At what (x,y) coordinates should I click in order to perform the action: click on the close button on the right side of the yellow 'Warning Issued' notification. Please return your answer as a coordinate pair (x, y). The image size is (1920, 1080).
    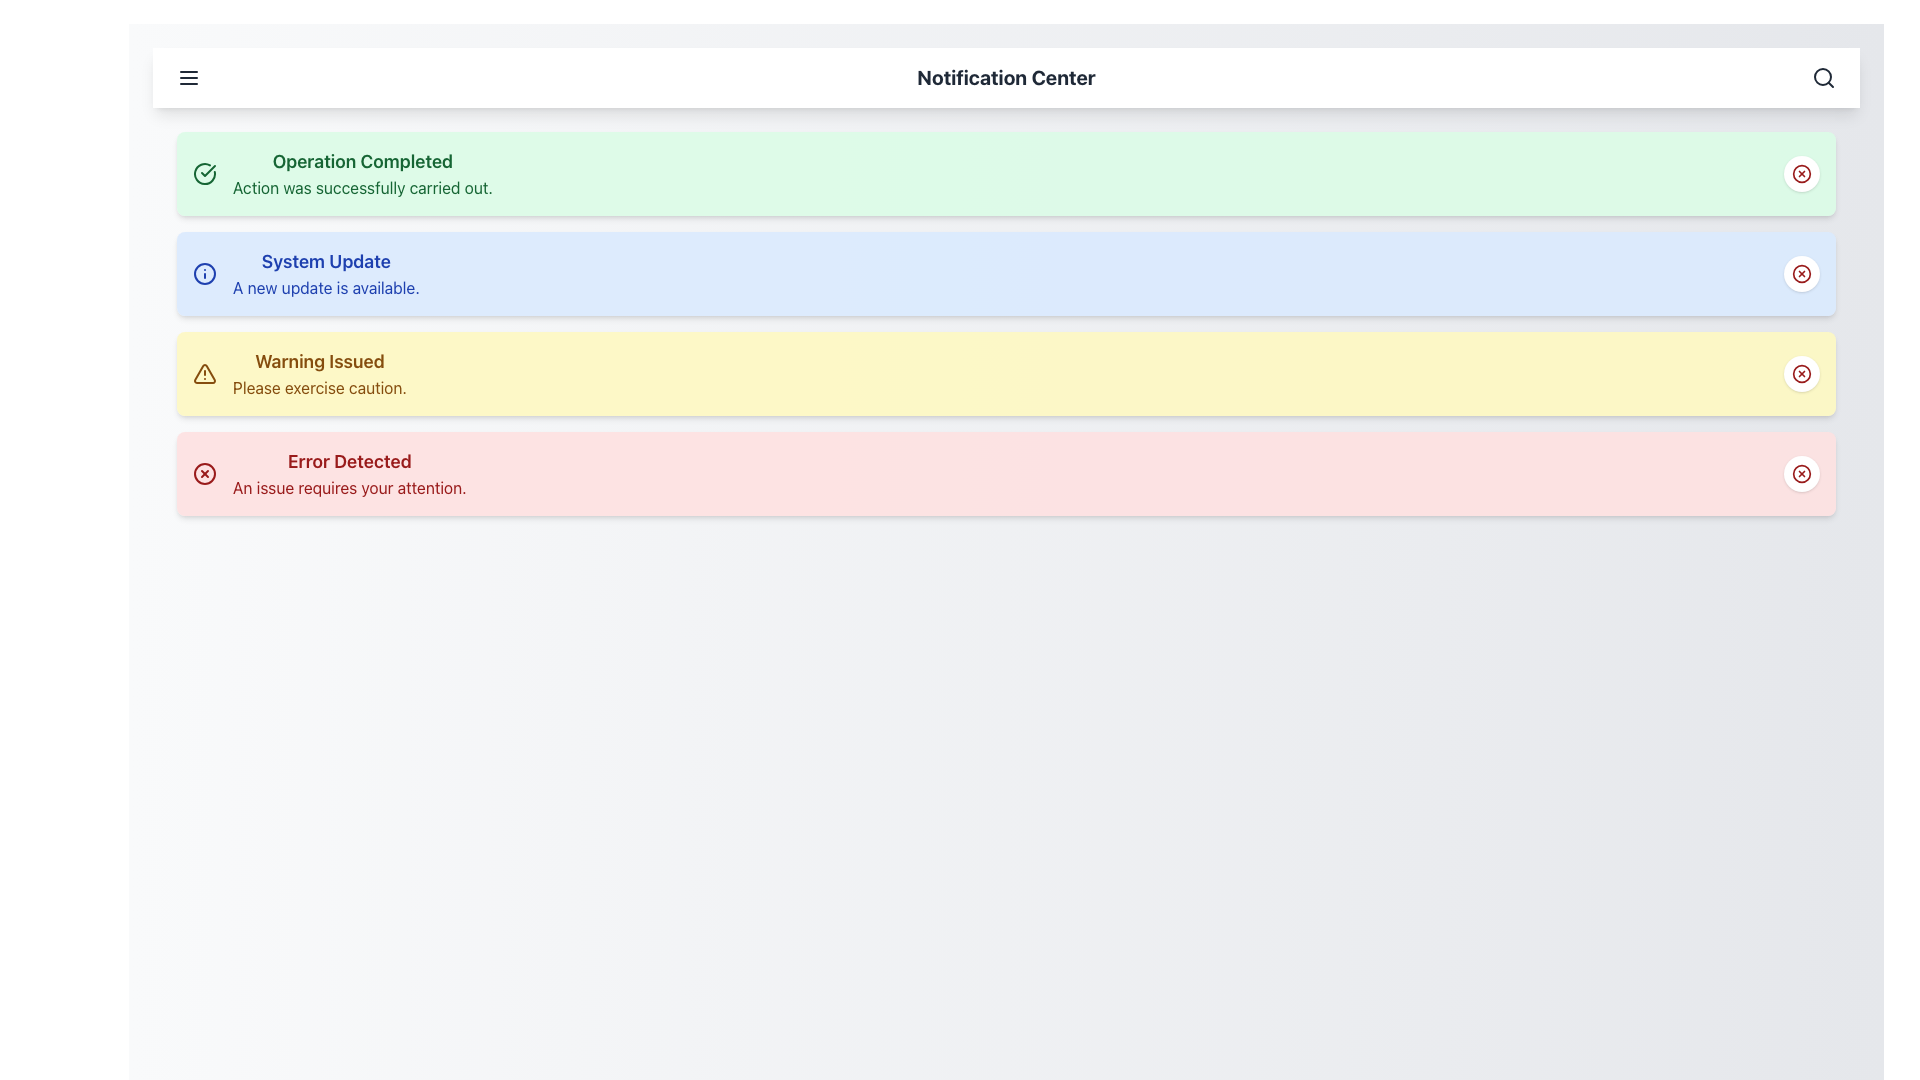
    Looking at the image, I should click on (1801, 374).